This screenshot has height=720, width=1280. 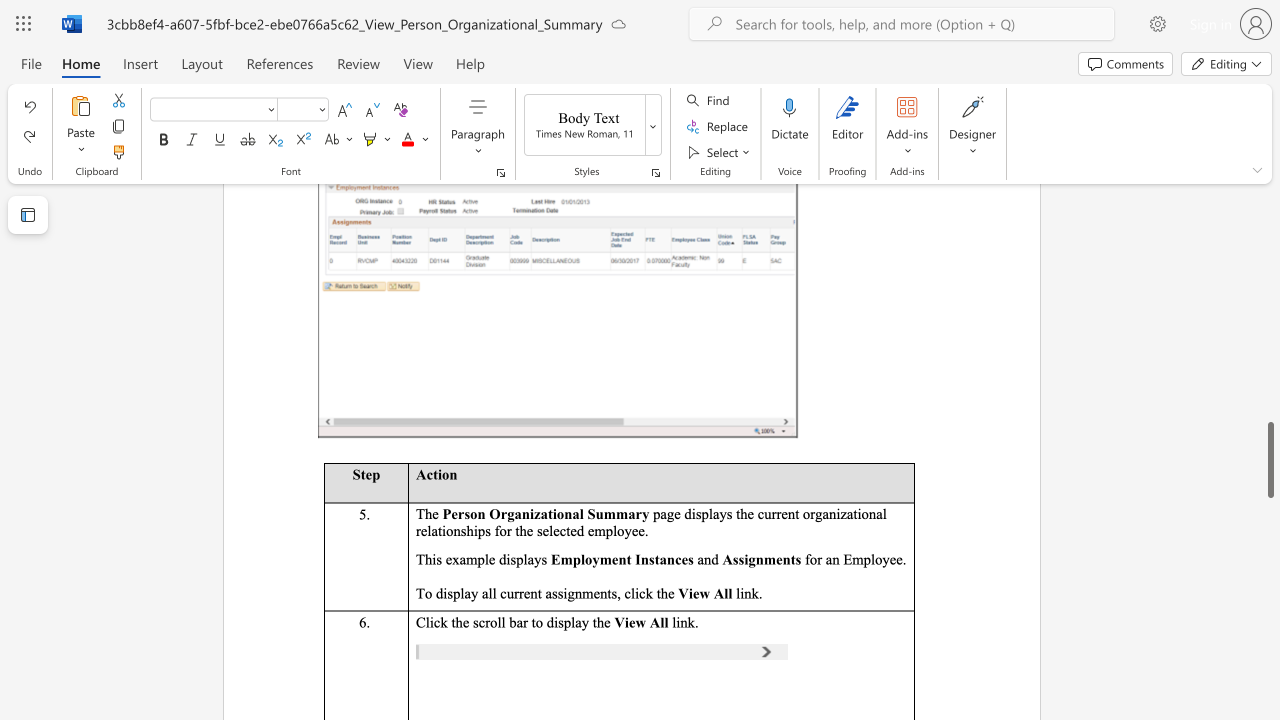 I want to click on the subset text "t Instan" within the text "Employment Instances", so click(x=625, y=559).